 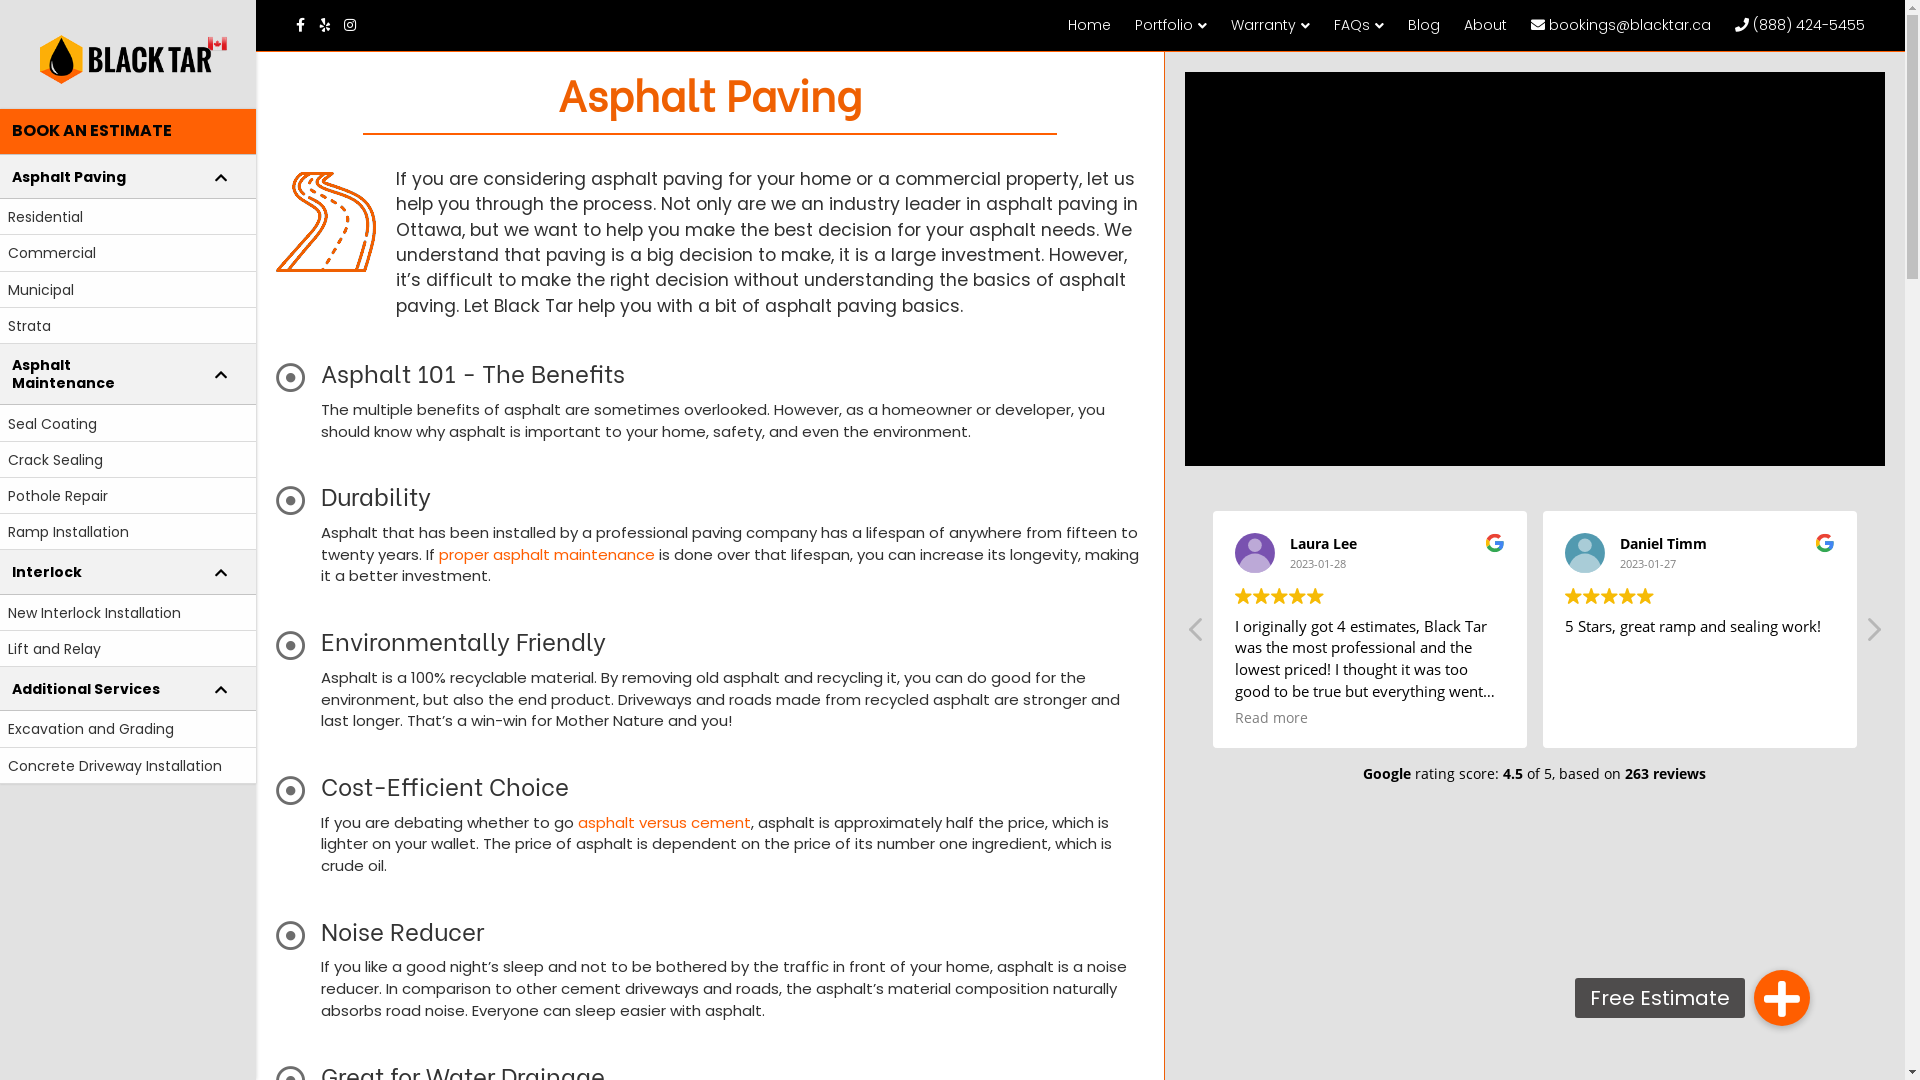 I want to click on 'Warranty', so click(x=1269, y=25).